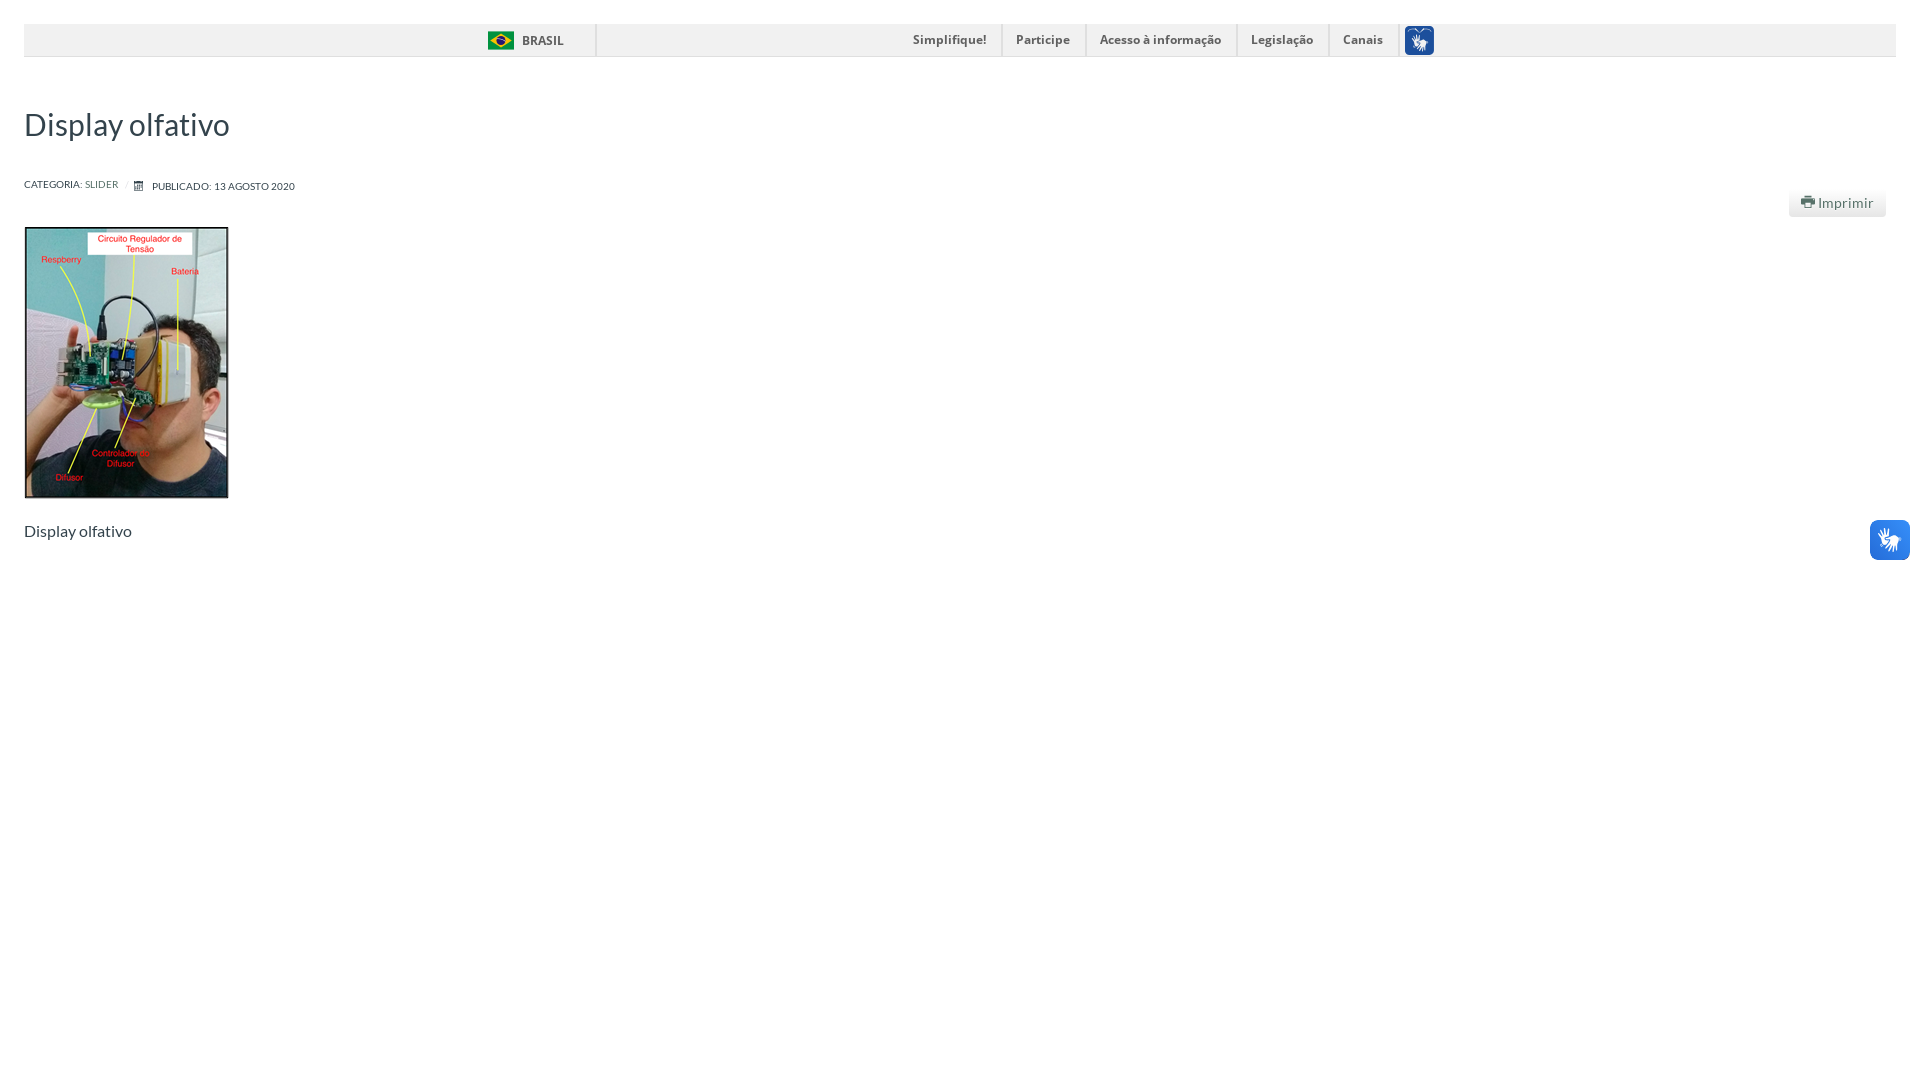 The width and height of the screenshot is (1920, 1080). I want to click on 'SLIDER', so click(84, 185).